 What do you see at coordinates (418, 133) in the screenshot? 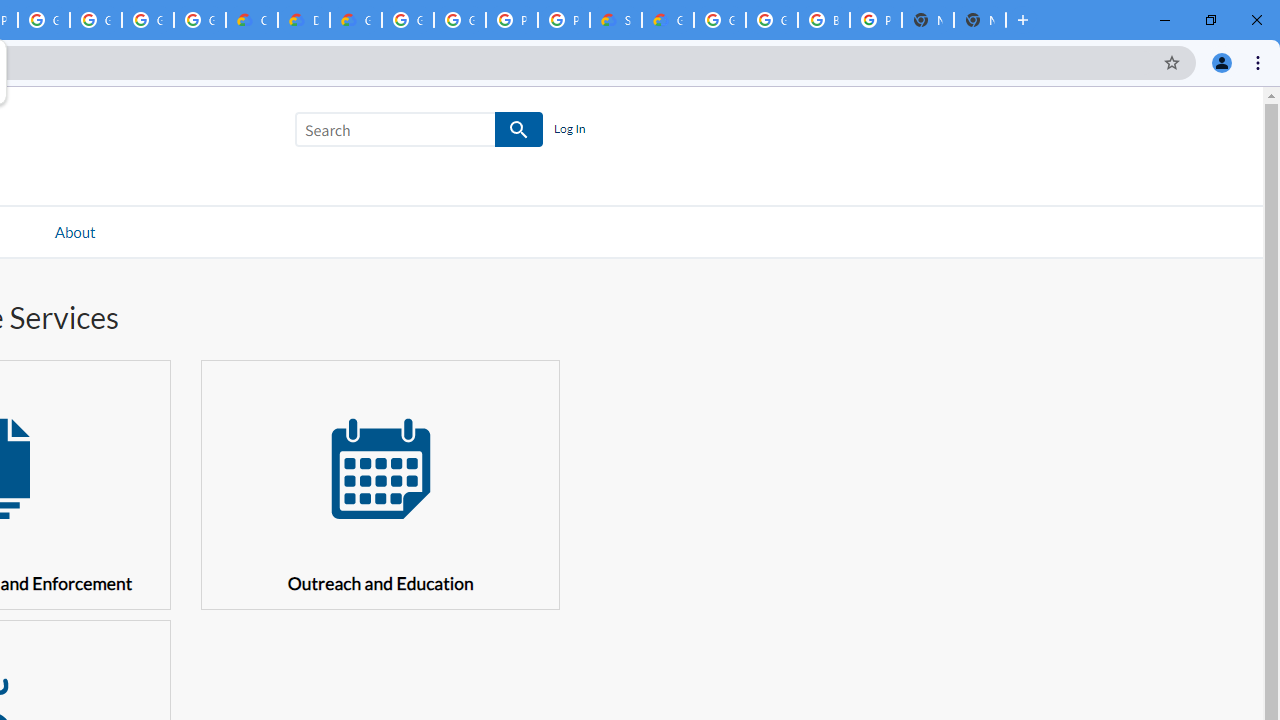
I see `'Search SEARCH'` at bounding box center [418, 133].